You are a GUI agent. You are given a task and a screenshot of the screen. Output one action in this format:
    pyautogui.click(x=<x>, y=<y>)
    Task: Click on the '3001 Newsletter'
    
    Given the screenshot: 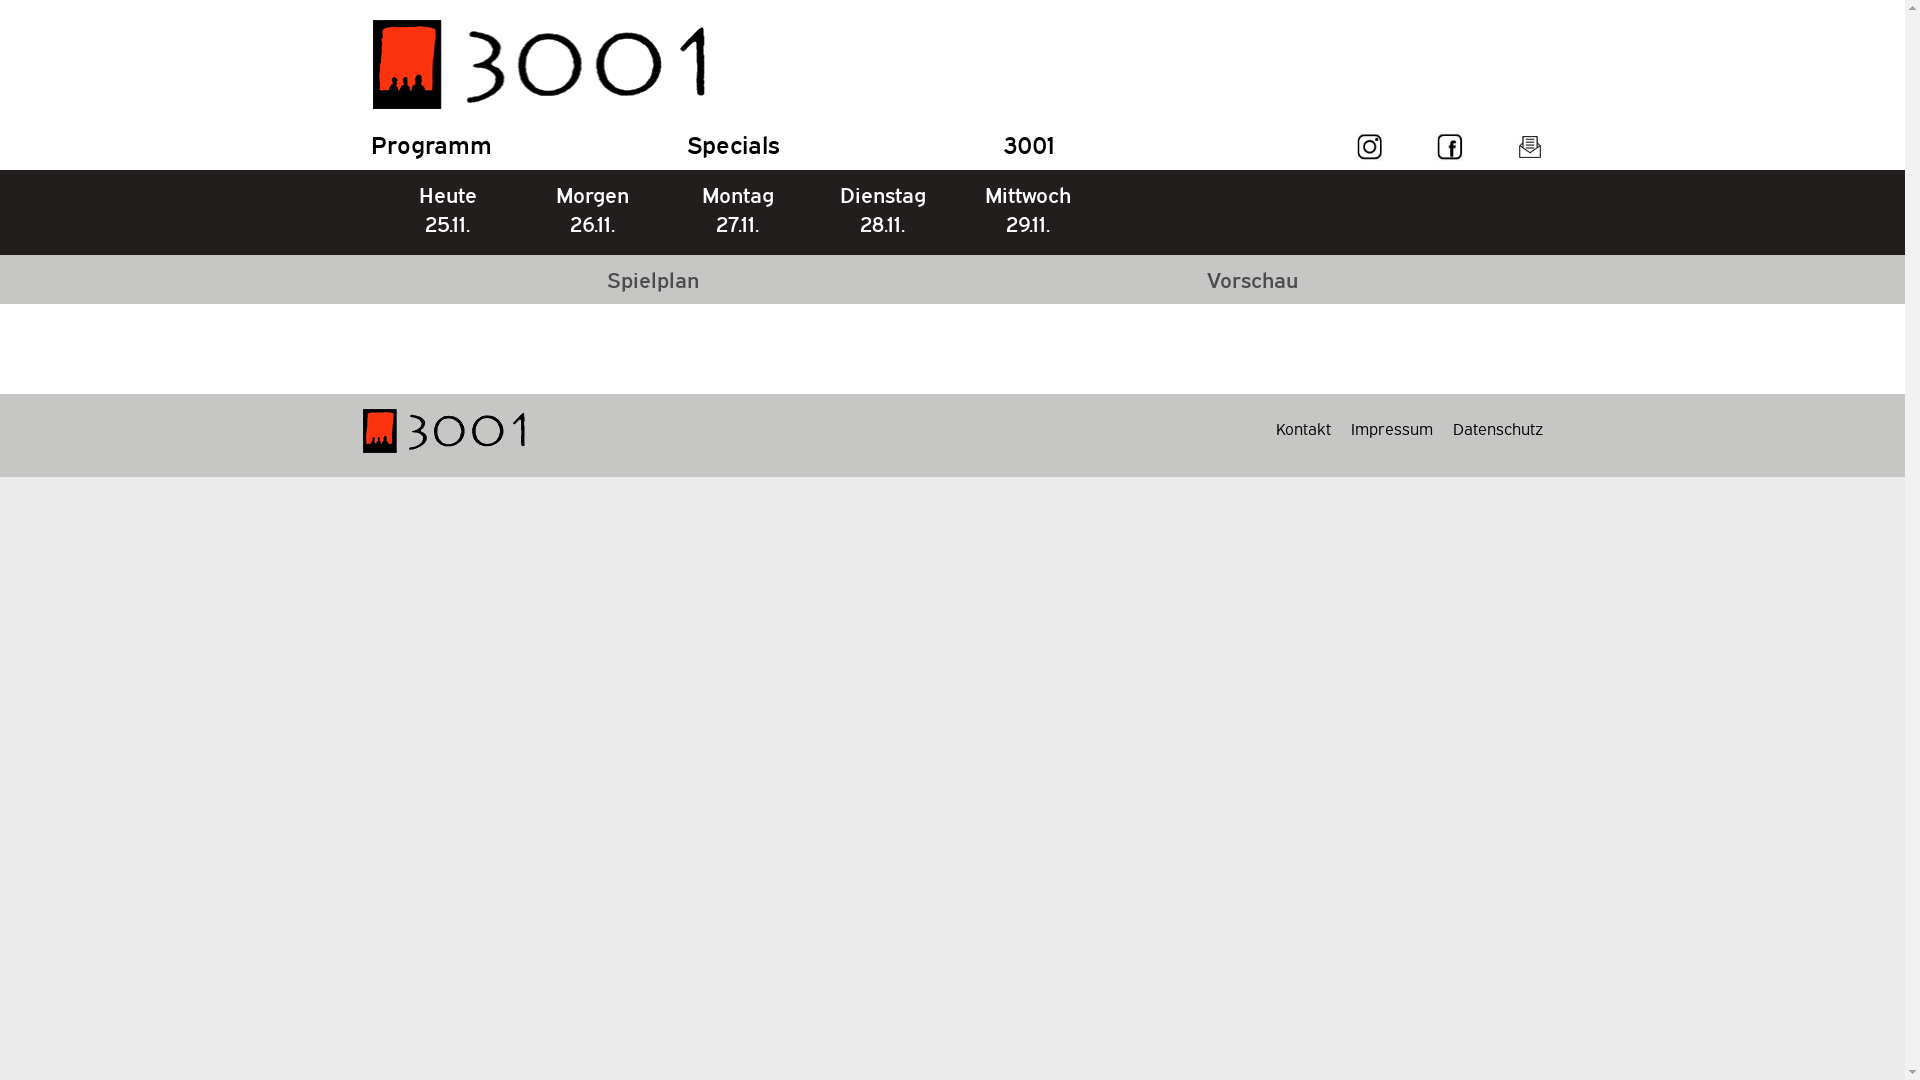 What is the action you would take?
    pyautogui.click(x=1528, y=145)
    